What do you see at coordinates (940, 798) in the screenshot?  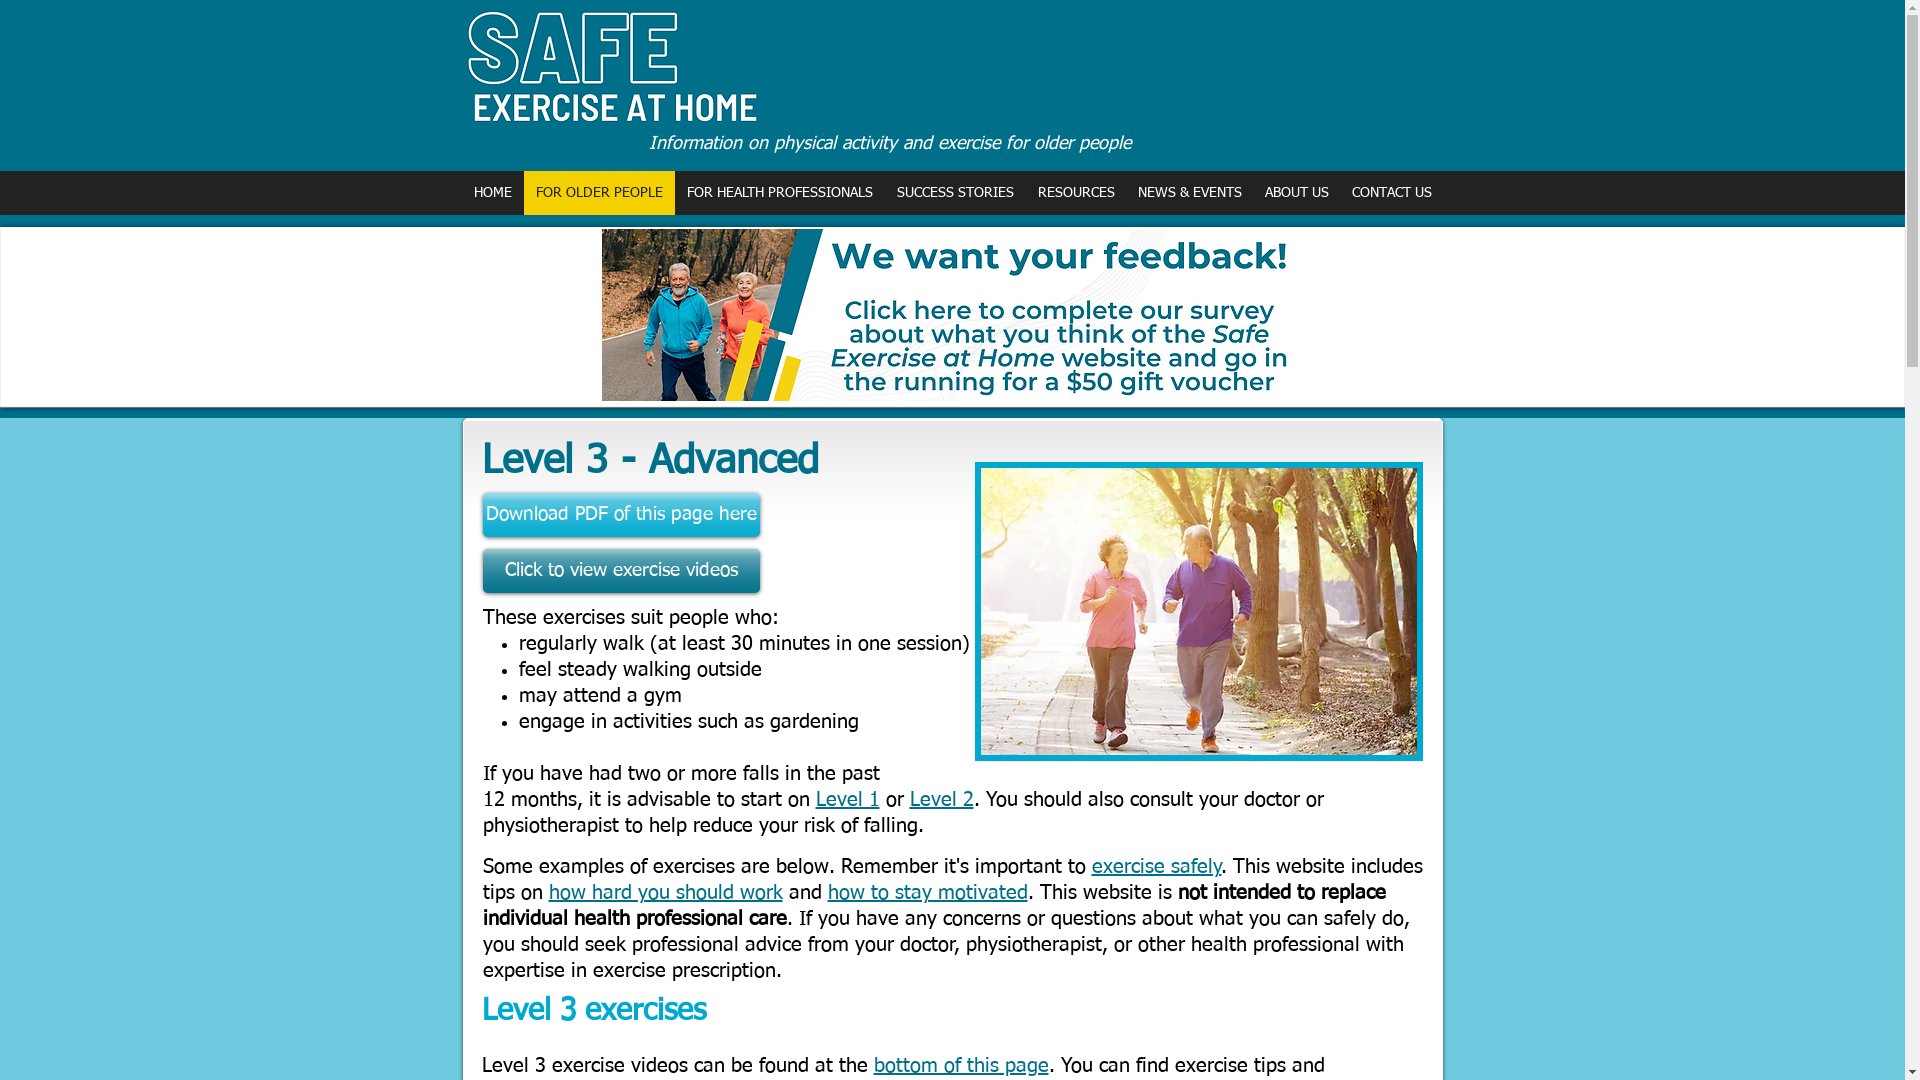 I see `'Level 2'` at bounding box center [940, 798].